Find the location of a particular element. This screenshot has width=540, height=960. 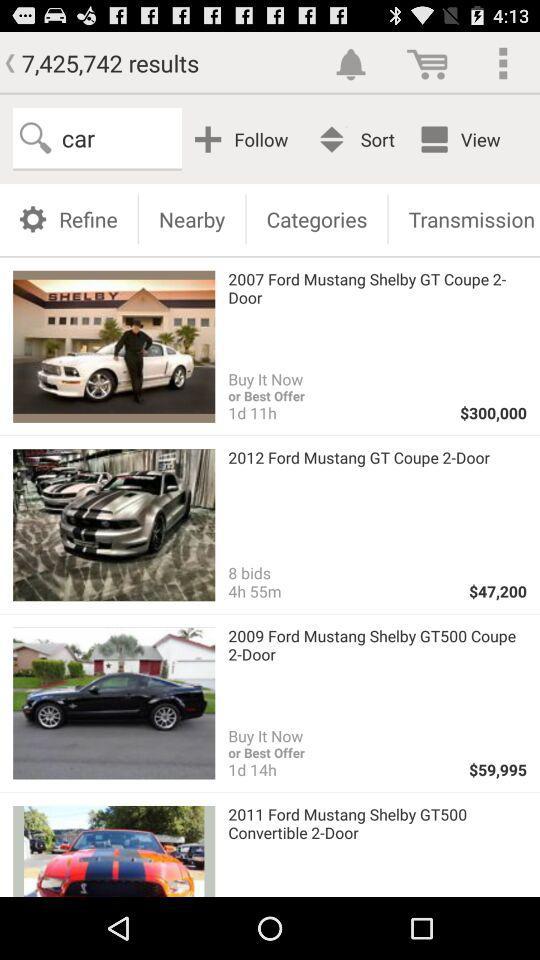

the first image on the web page is located at coordinates (113, 346).